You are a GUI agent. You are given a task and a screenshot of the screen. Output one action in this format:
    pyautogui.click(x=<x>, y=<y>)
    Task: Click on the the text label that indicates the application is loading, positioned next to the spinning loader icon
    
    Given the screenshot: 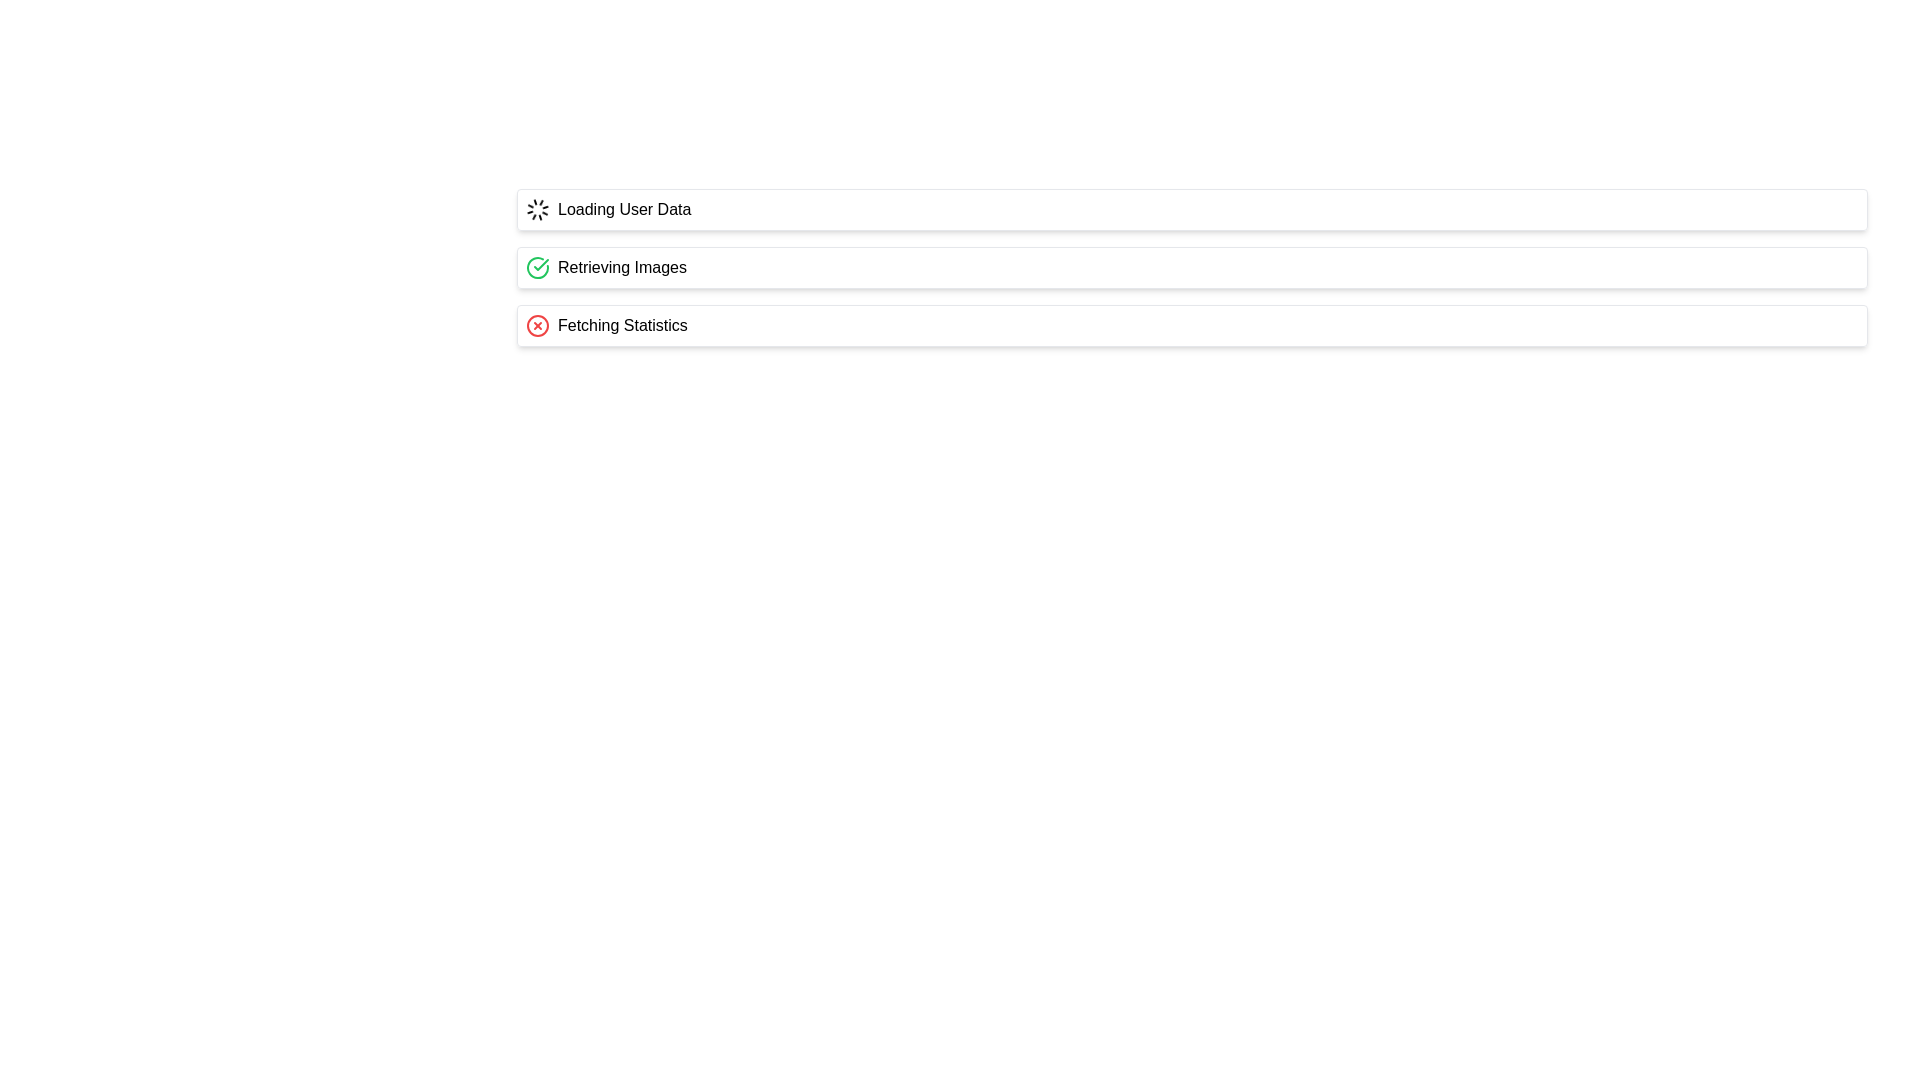 What is the action you would take?
    pyautogui.click(x=623, y=209)
    